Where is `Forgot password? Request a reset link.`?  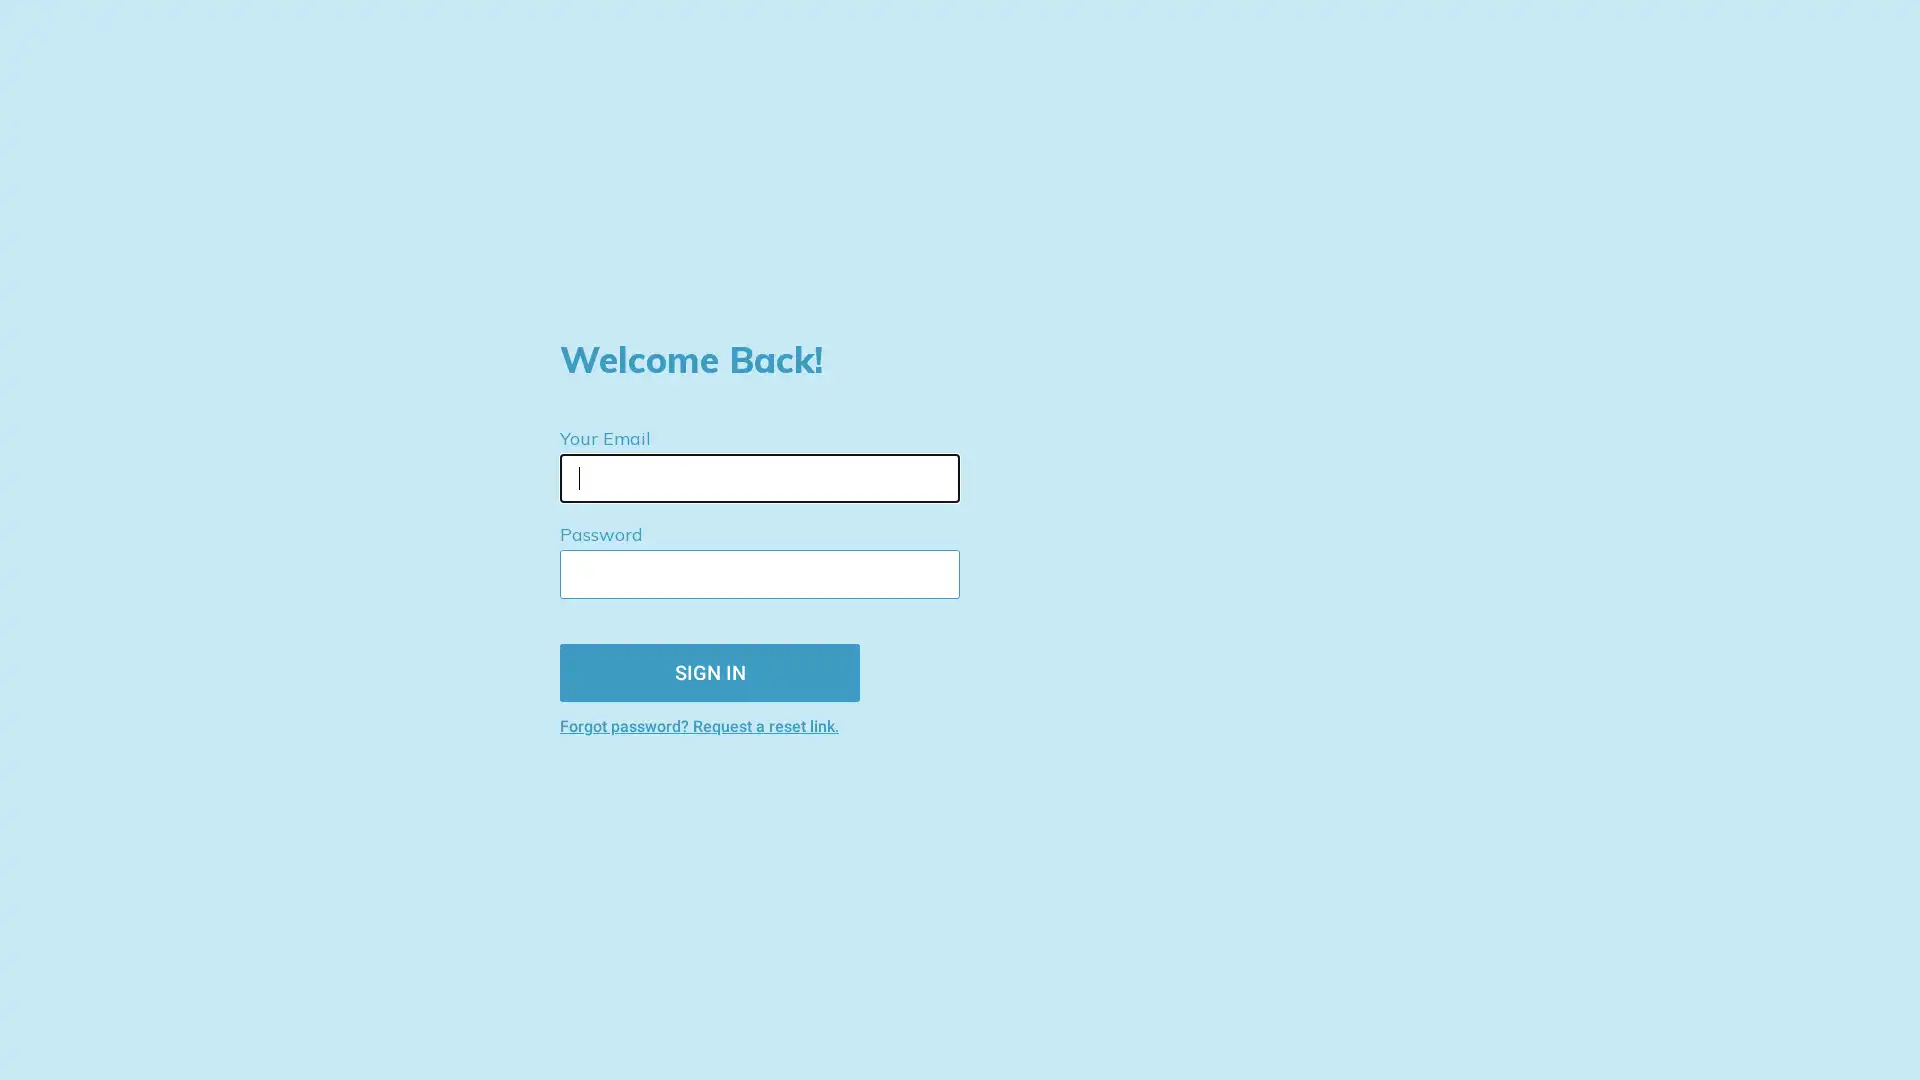 Forgot password? Request a reset link. is located at coordinates (789, 725).